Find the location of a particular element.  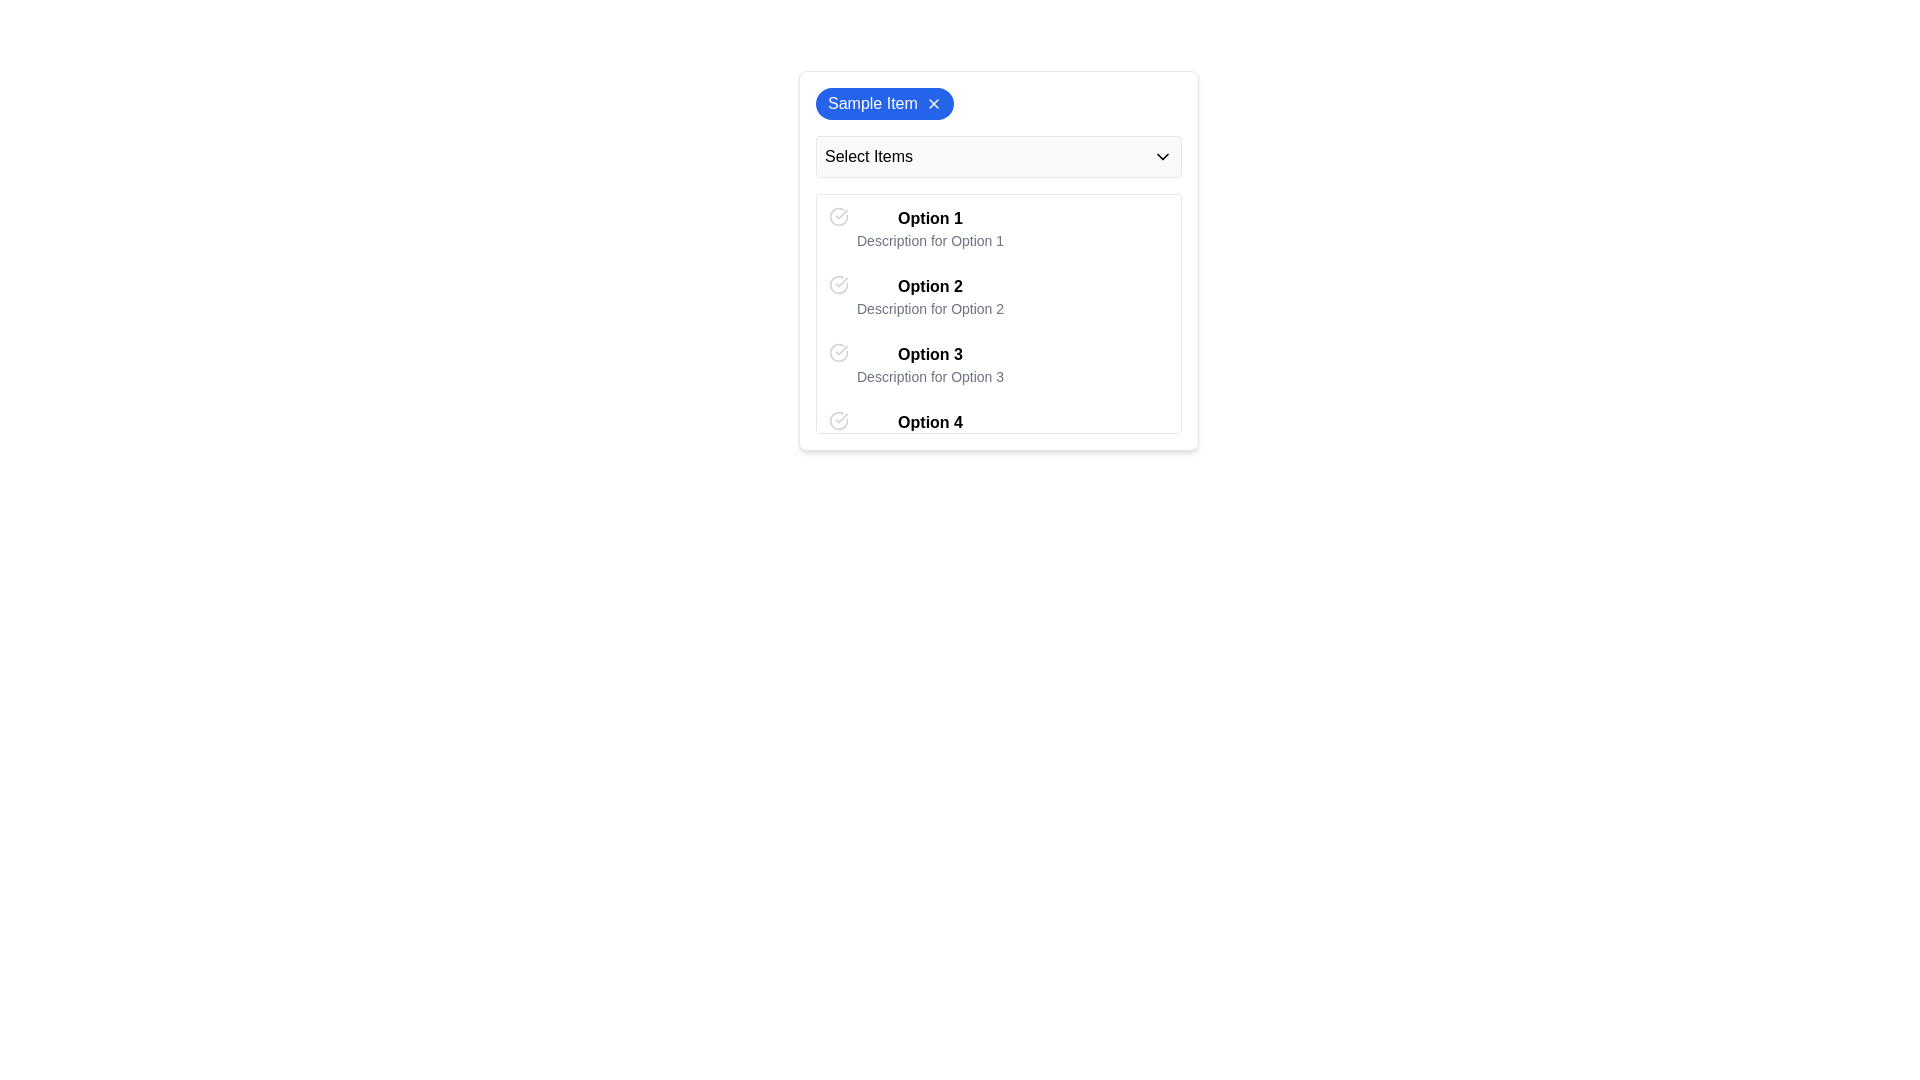

the second item in the vertically stacked list of selectable items, which displays a title and description conveying information about the choice is located at coordinates (929, 297).